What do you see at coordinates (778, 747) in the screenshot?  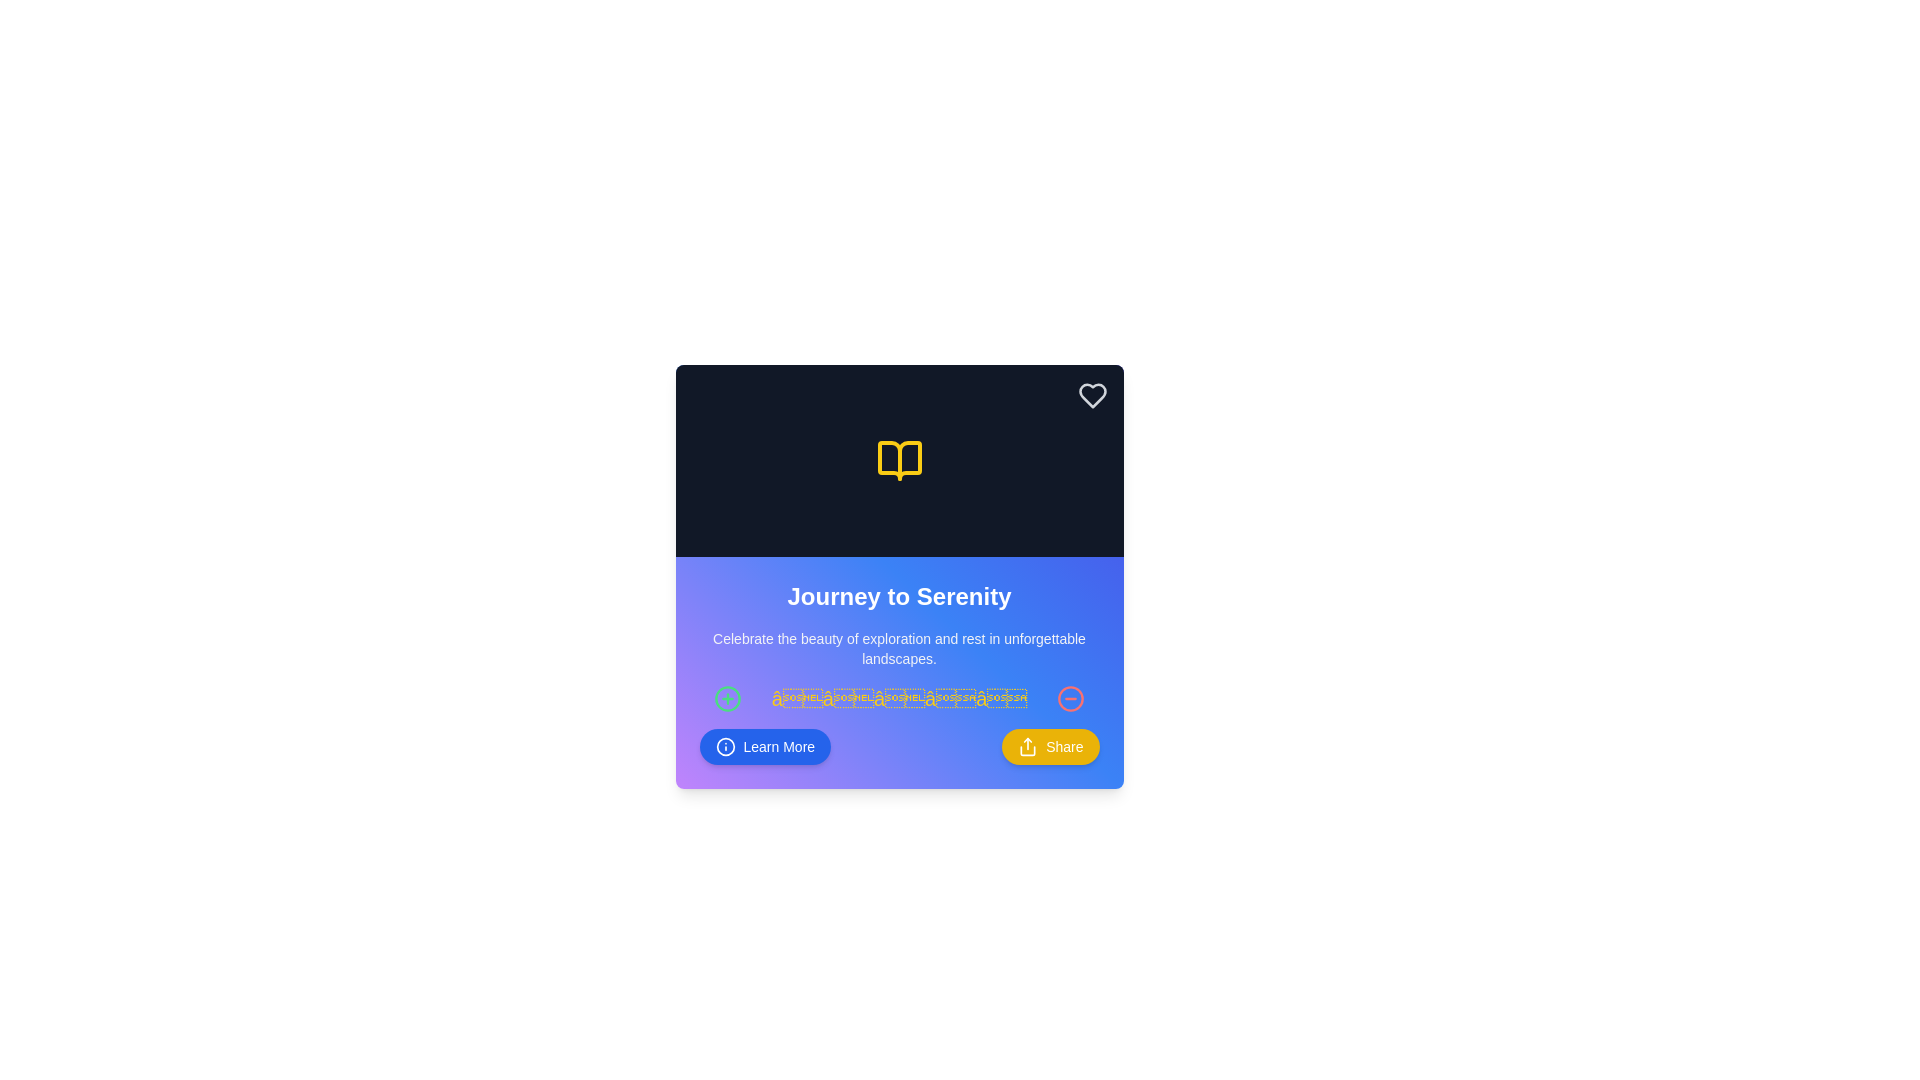 I see `the 'Learn More' button, which is a blue rounded-rectangle with white text and an icon on its left` at bounding box center [778, 747].